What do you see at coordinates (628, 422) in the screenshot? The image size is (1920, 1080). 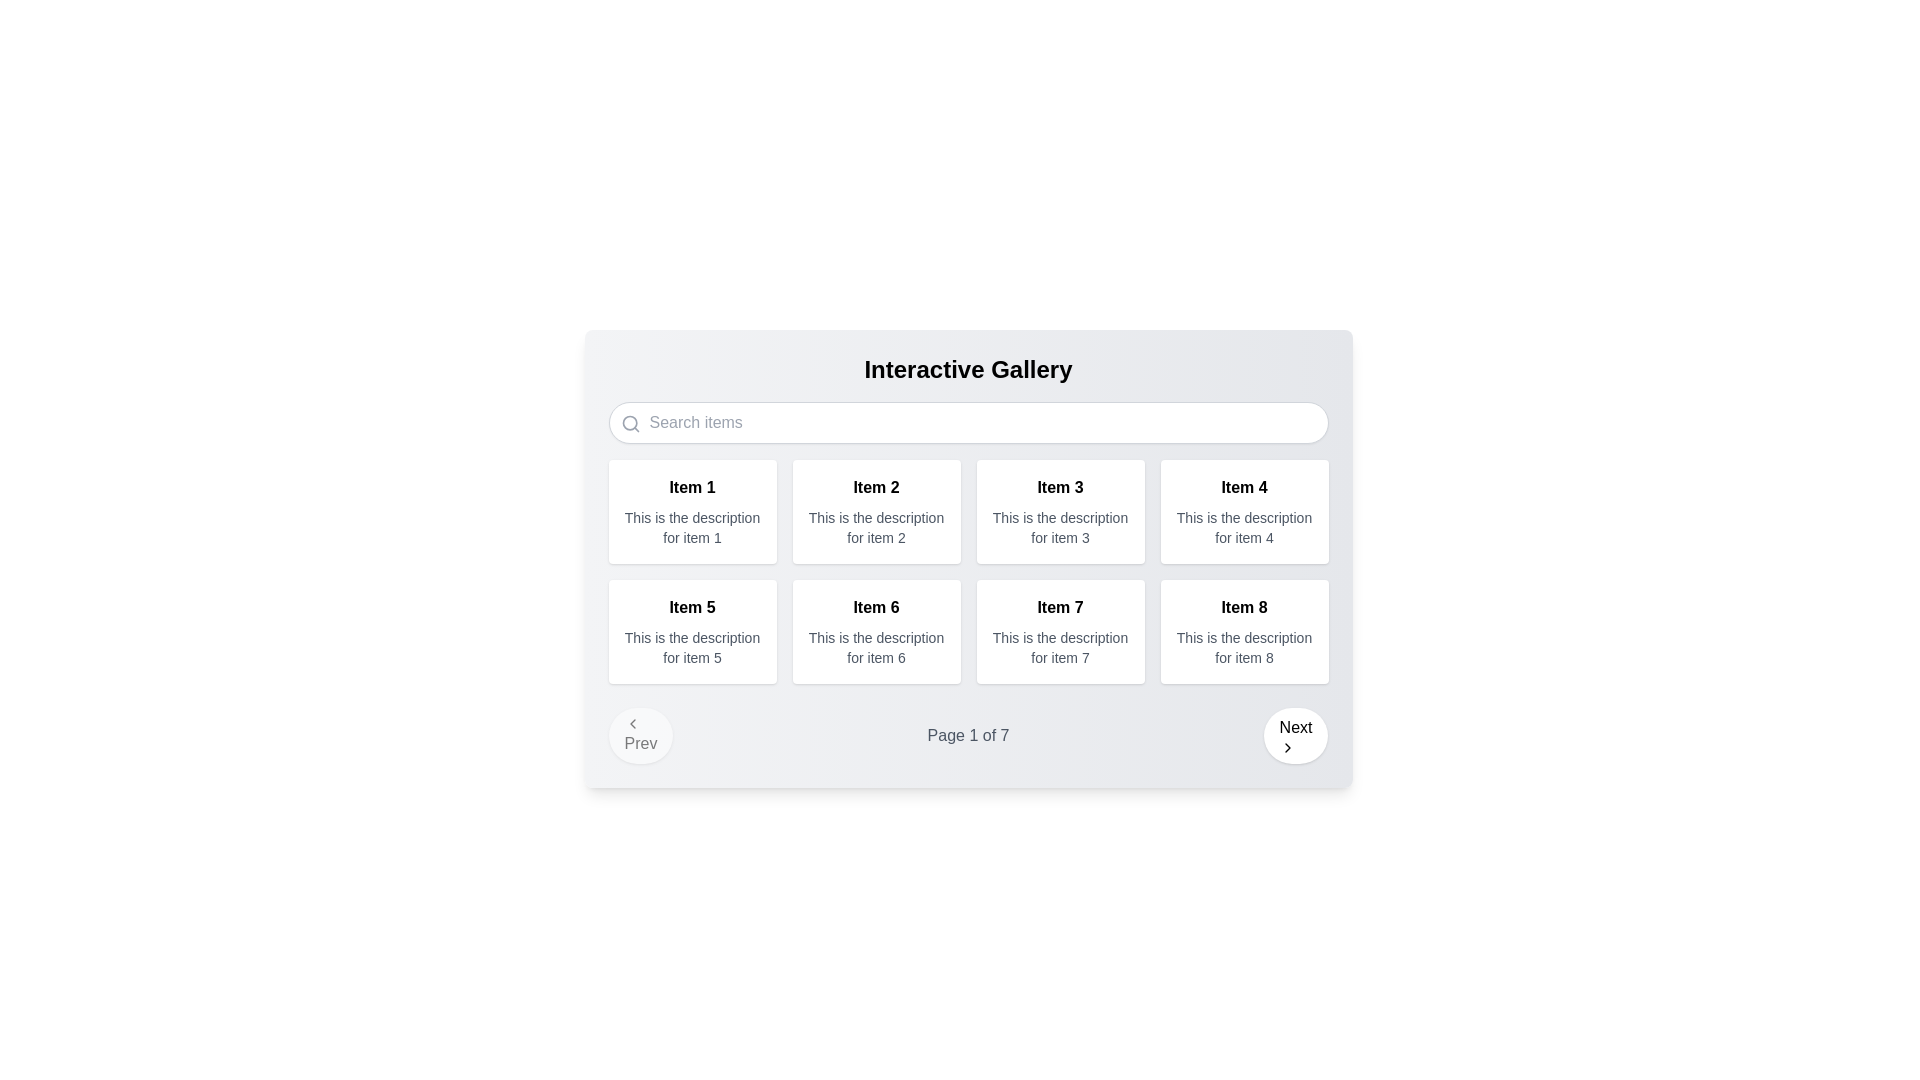 I see `the circle outline of the magnifying glass icon located in the top-left corner of the search bar to signify search functionality` at bounding box center [628, 422].